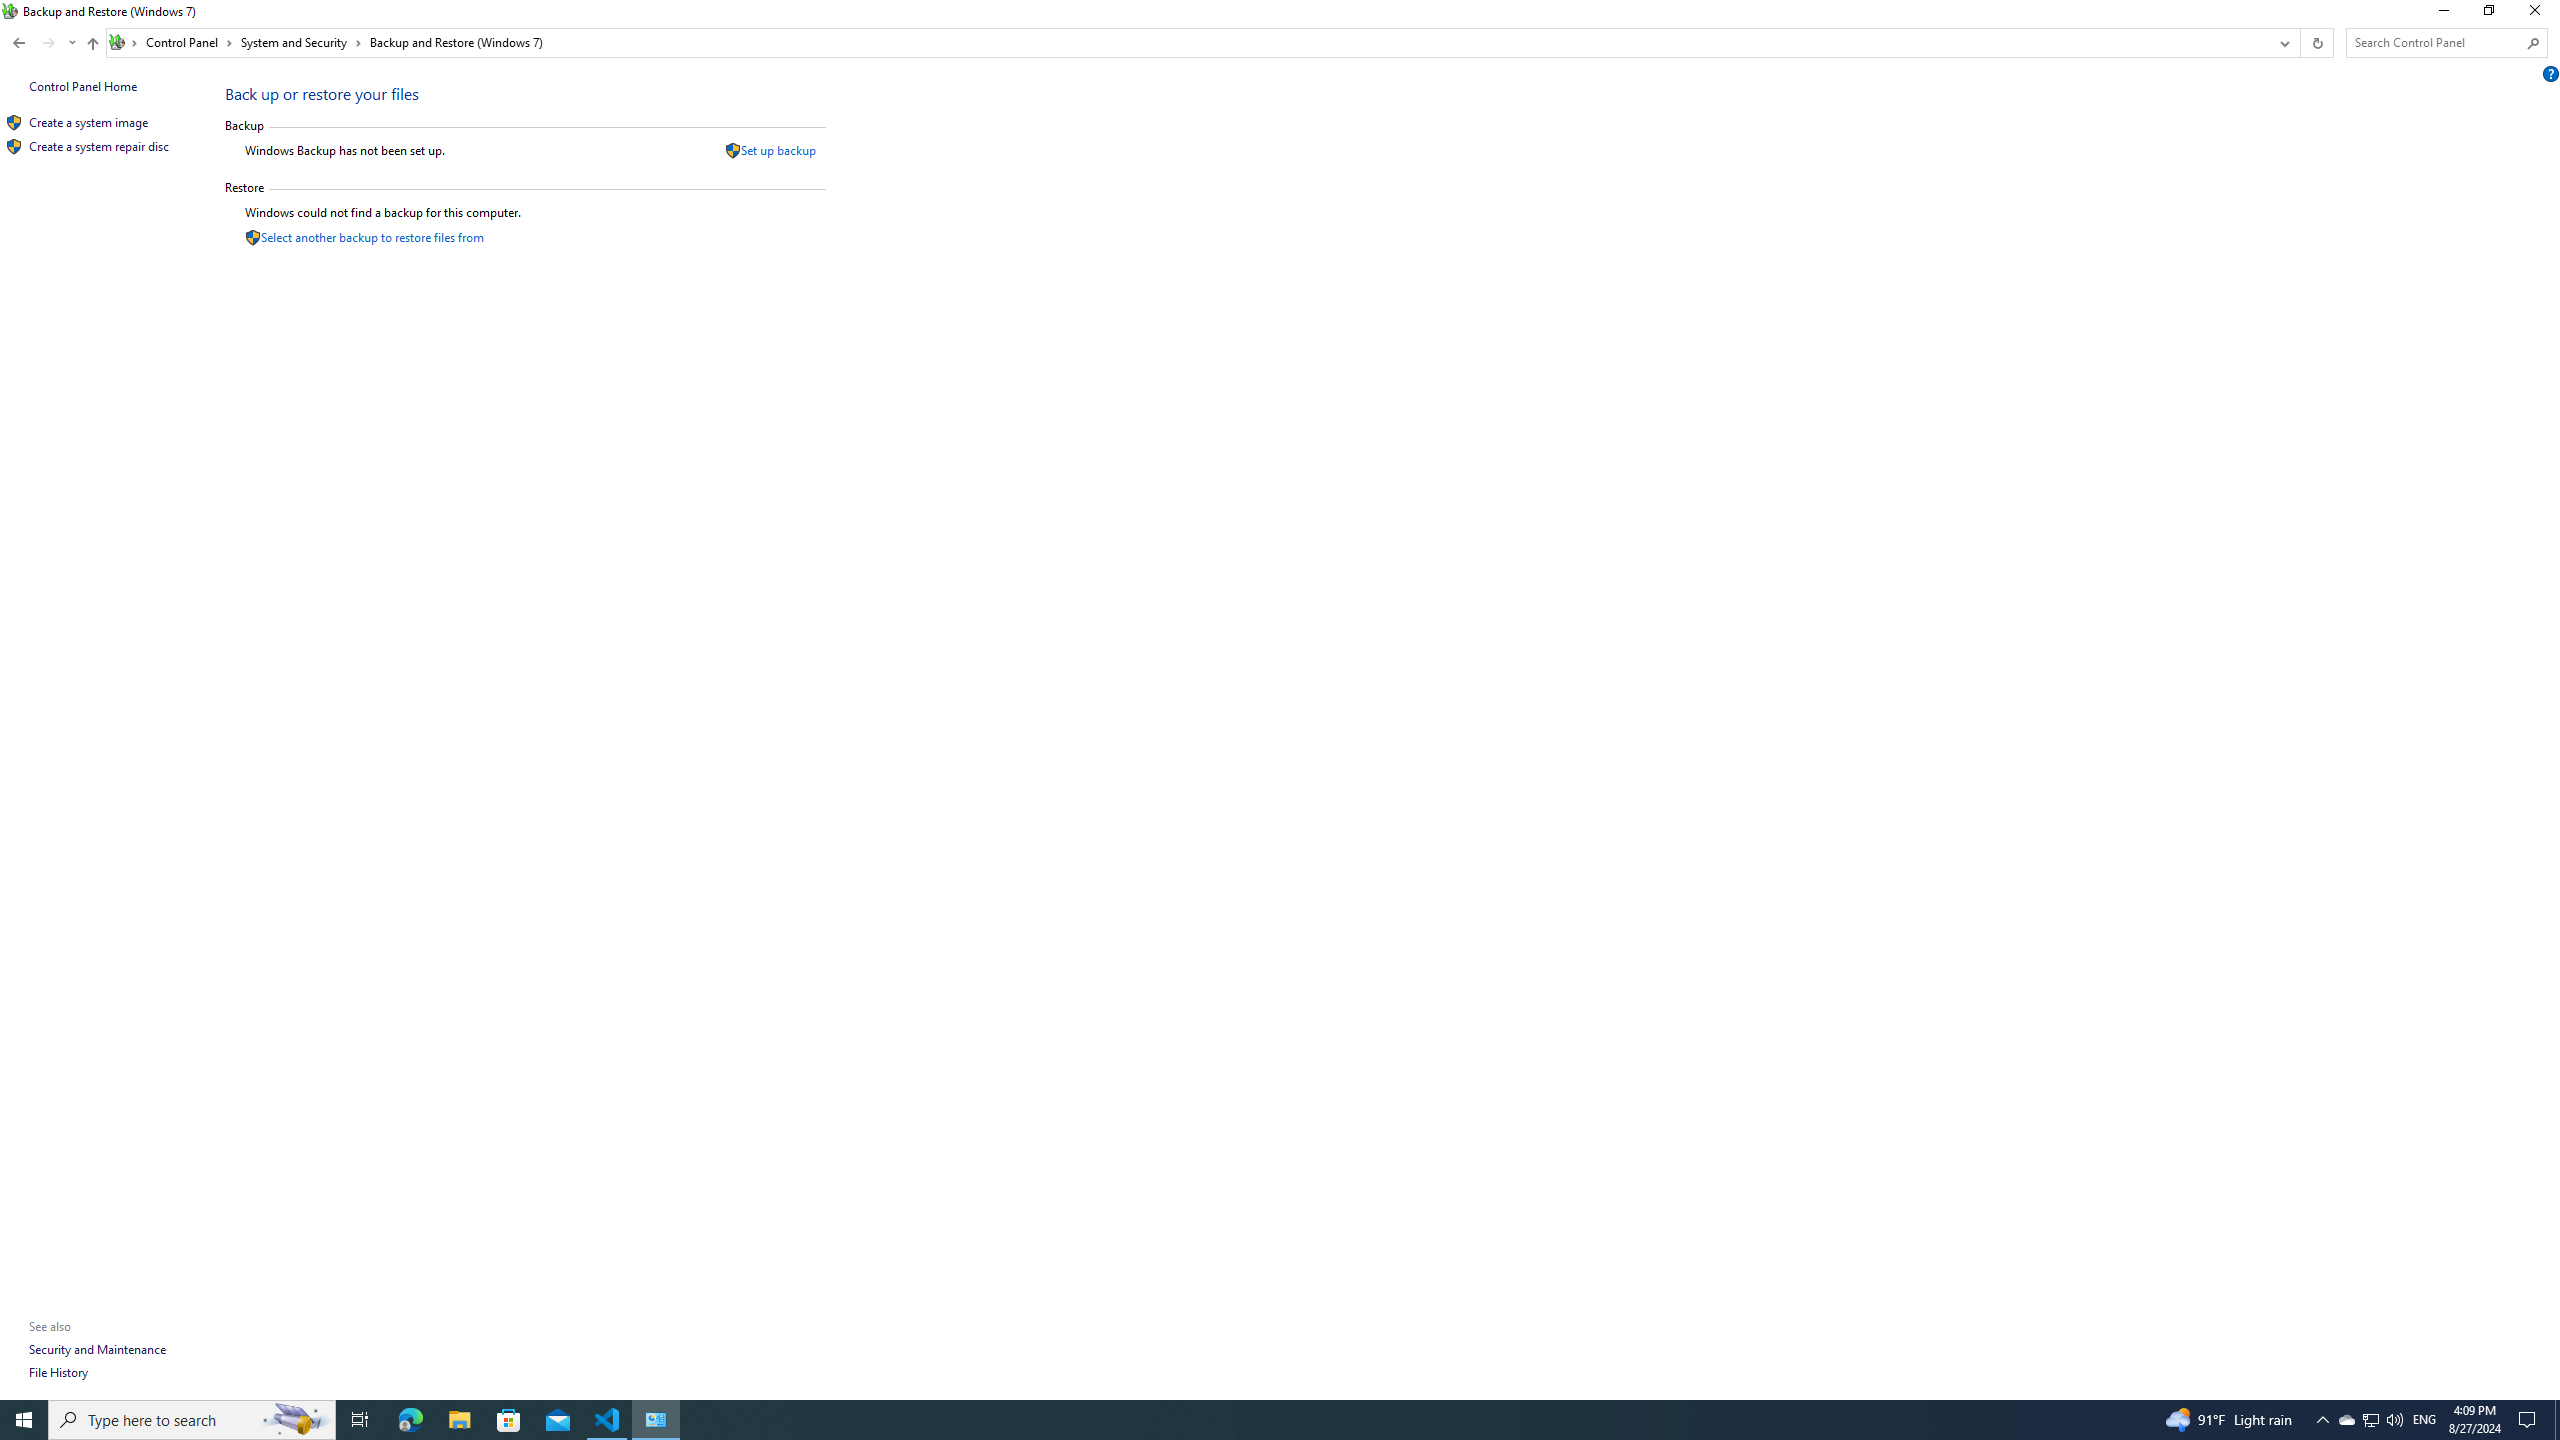  What do you see at coordinates (2539, 15) in the screenshot?
I see `'Close'` at bounding box center [2539, 15].